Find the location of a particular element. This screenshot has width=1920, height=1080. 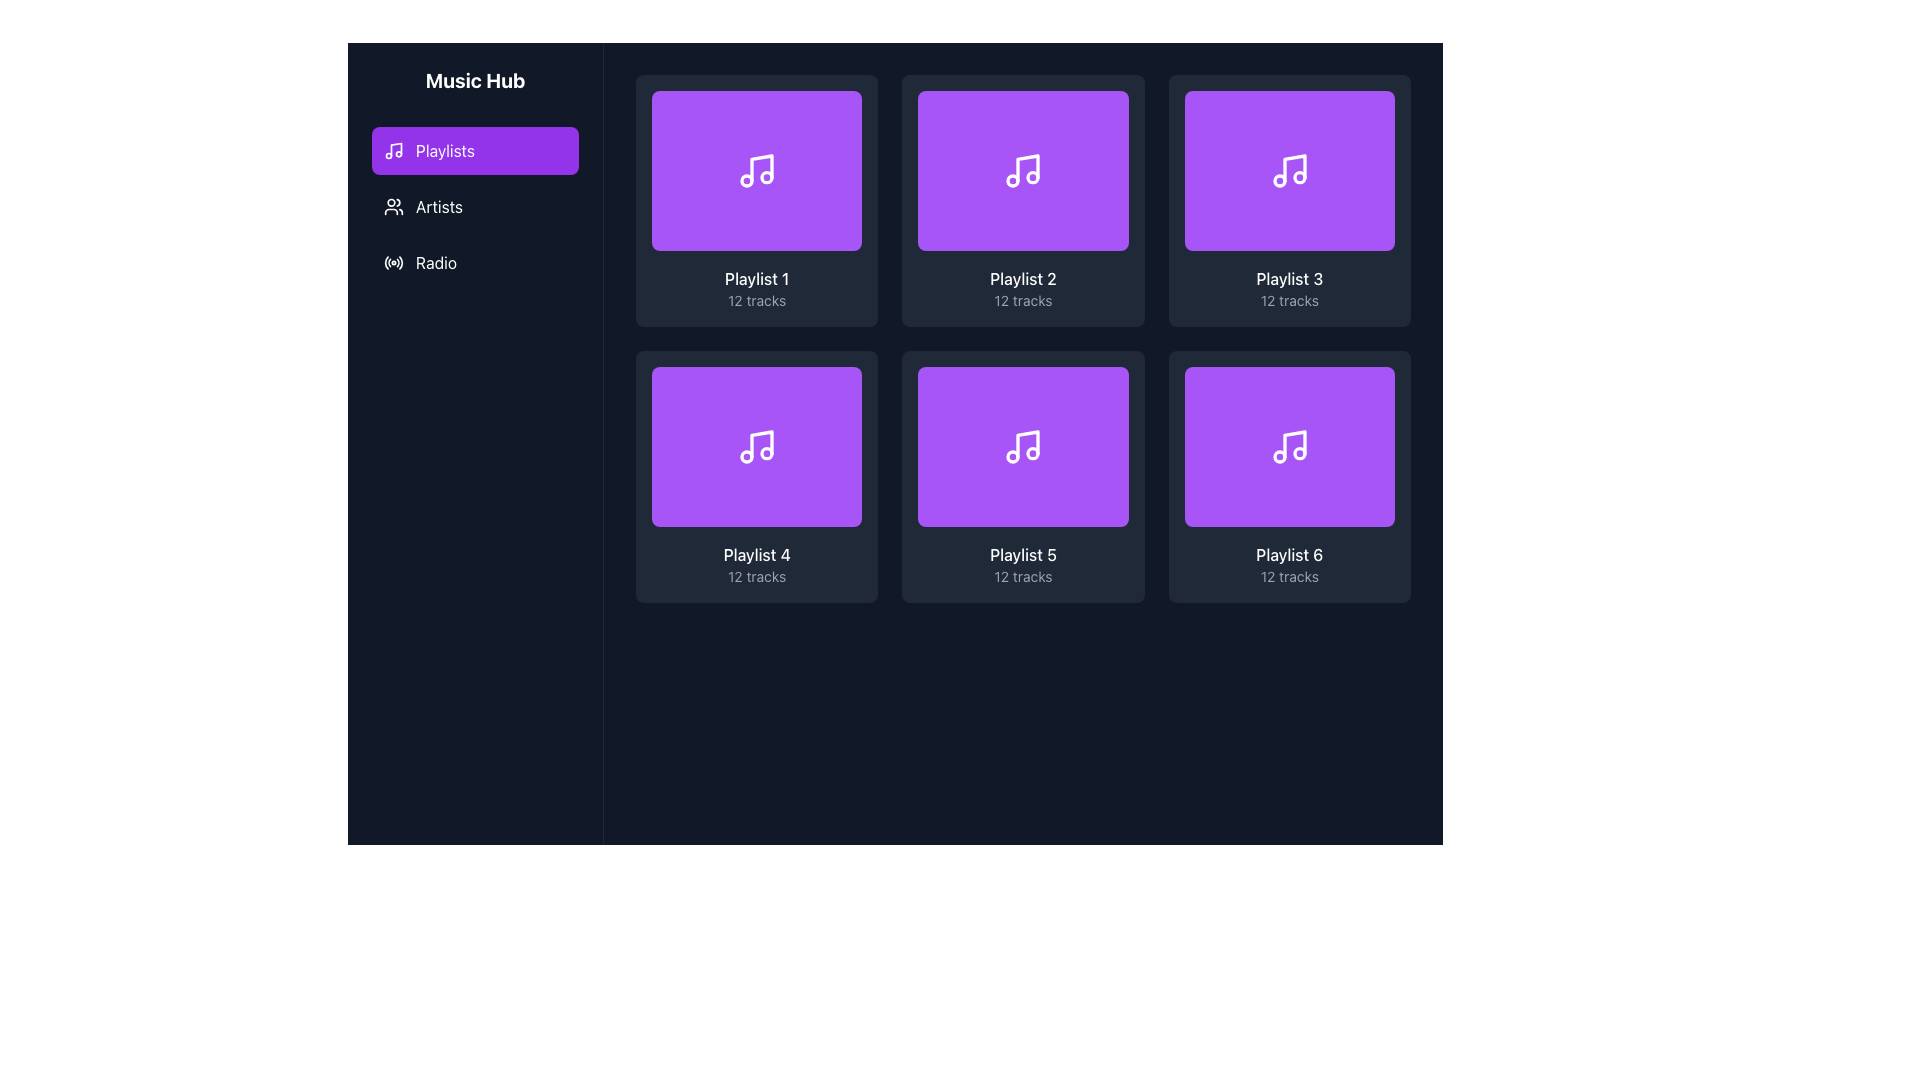

the card header with a white music note icon, which is the third card in the top row under 'Playlist 3' is located at coordinates (1289, 169).